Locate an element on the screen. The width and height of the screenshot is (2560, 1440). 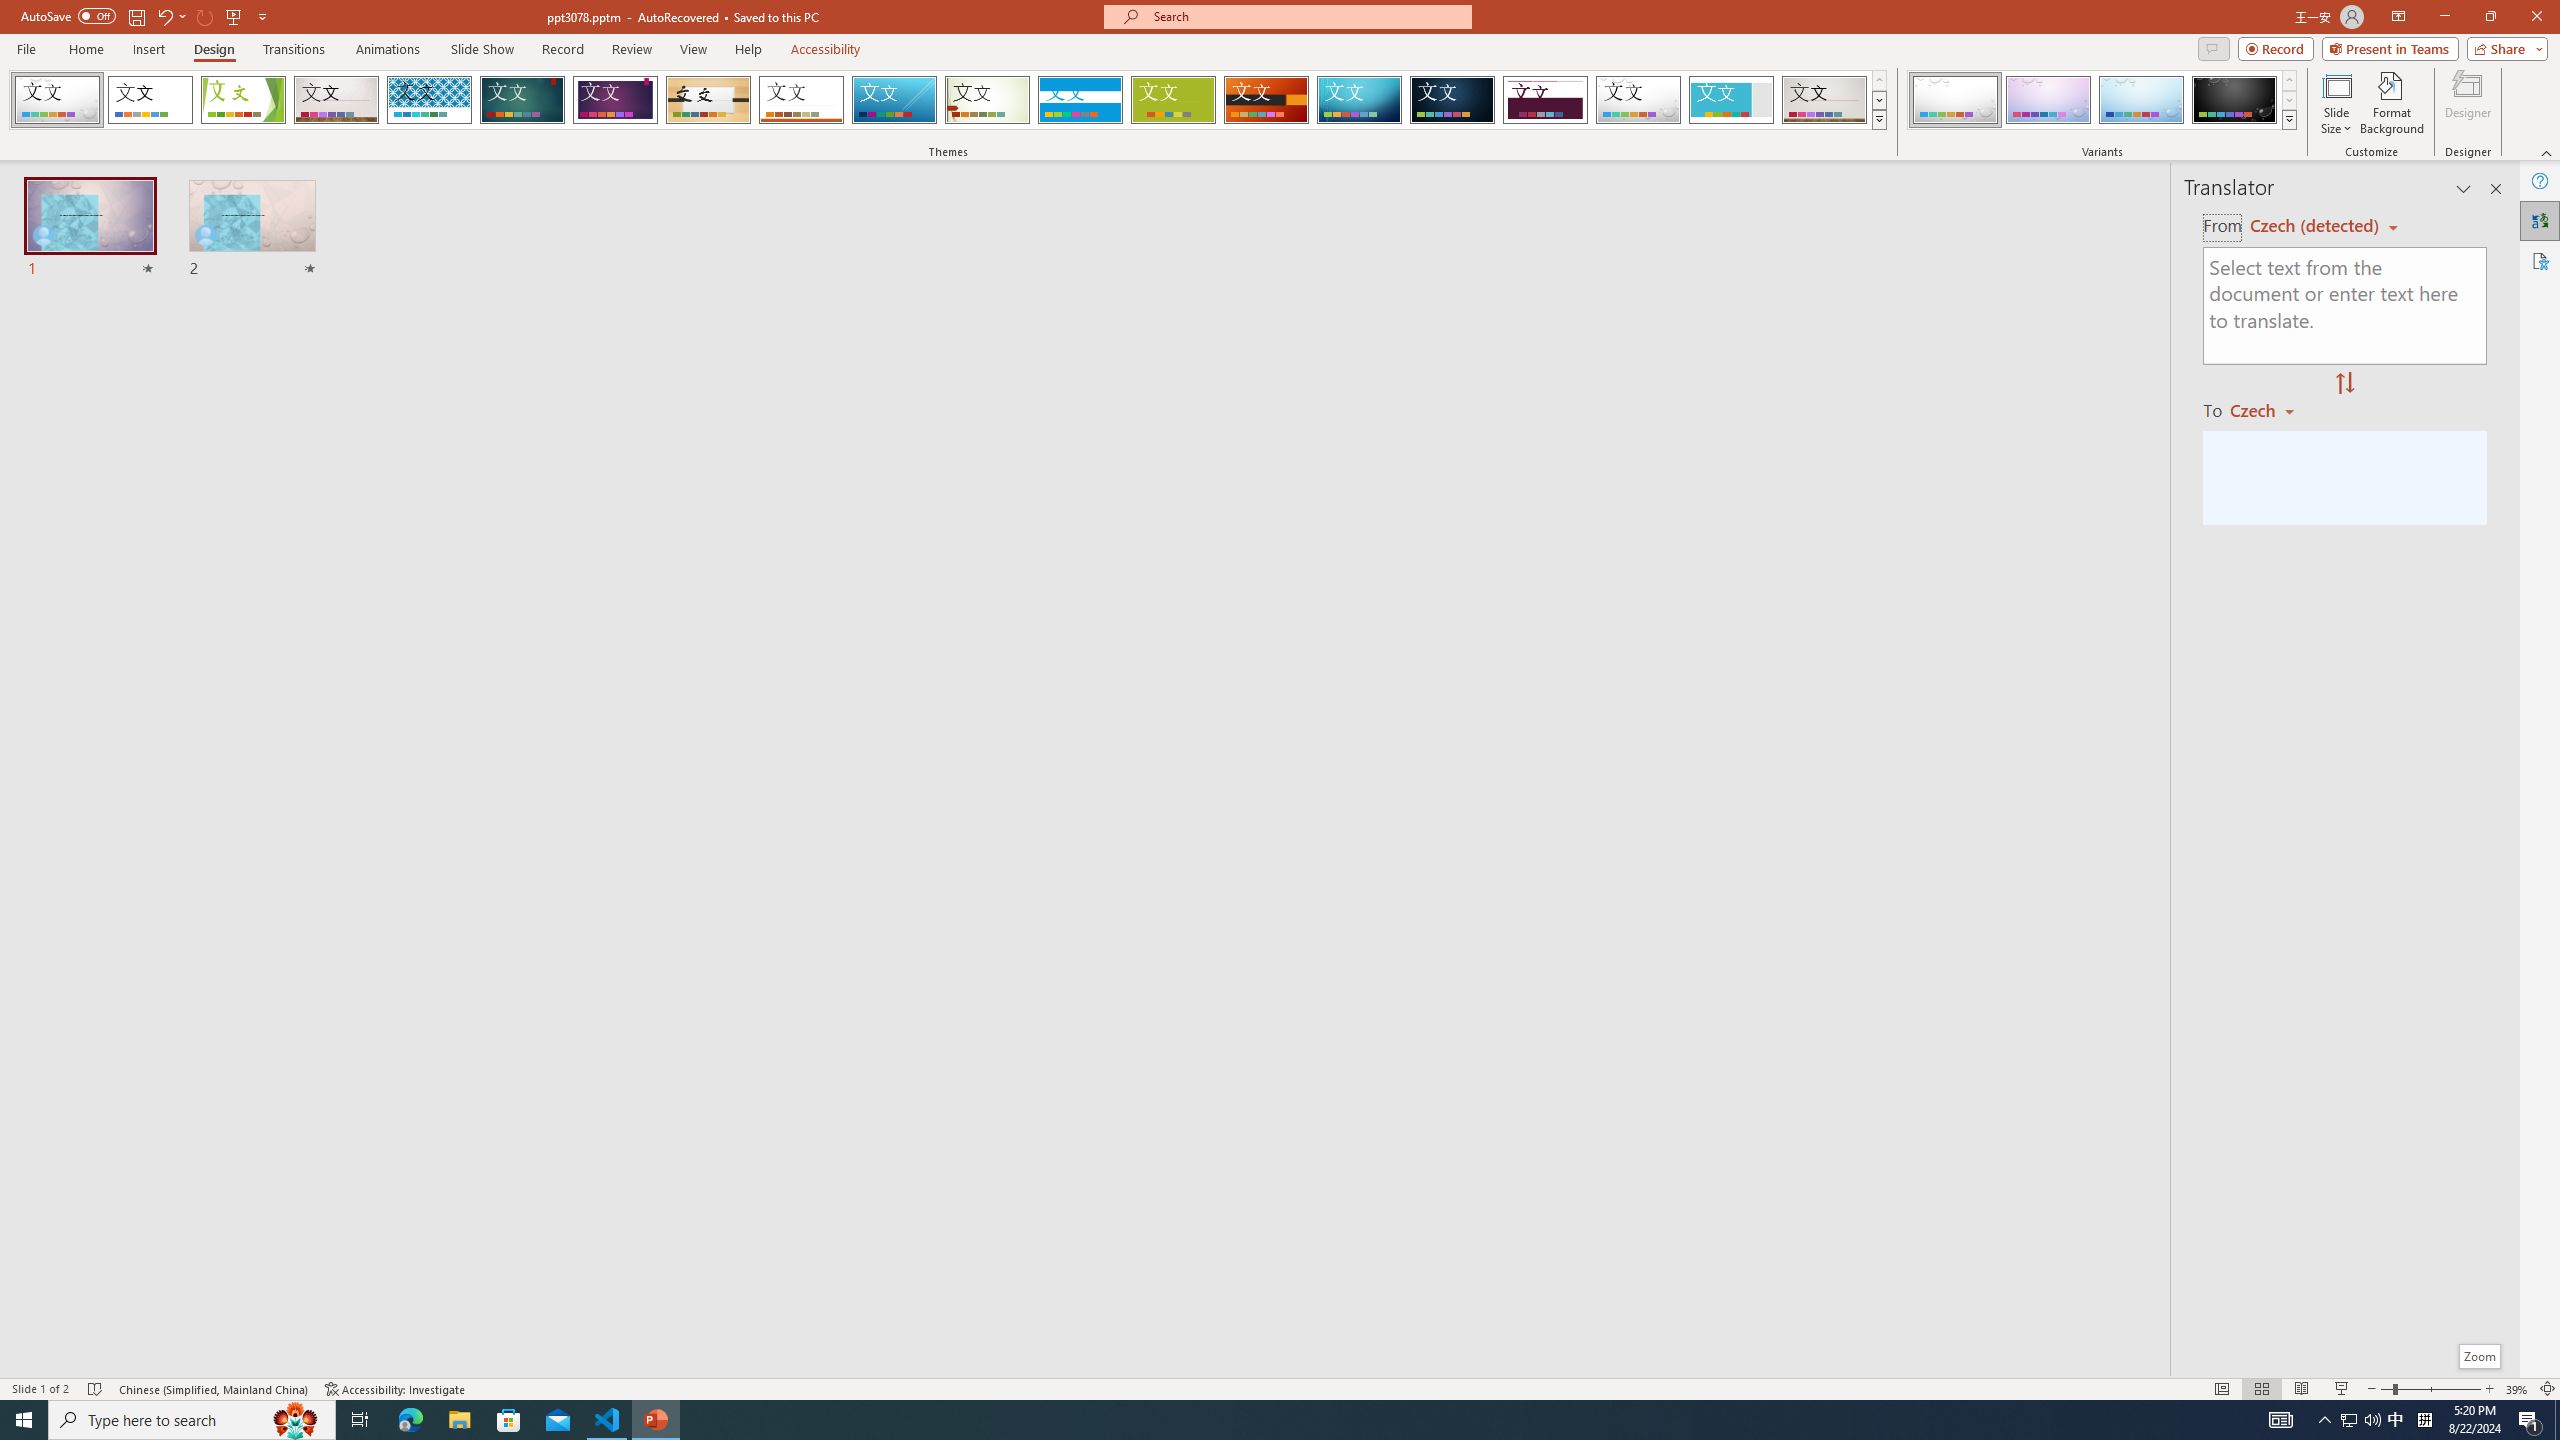
'Droplet' is located at coordinates (1638, 99).